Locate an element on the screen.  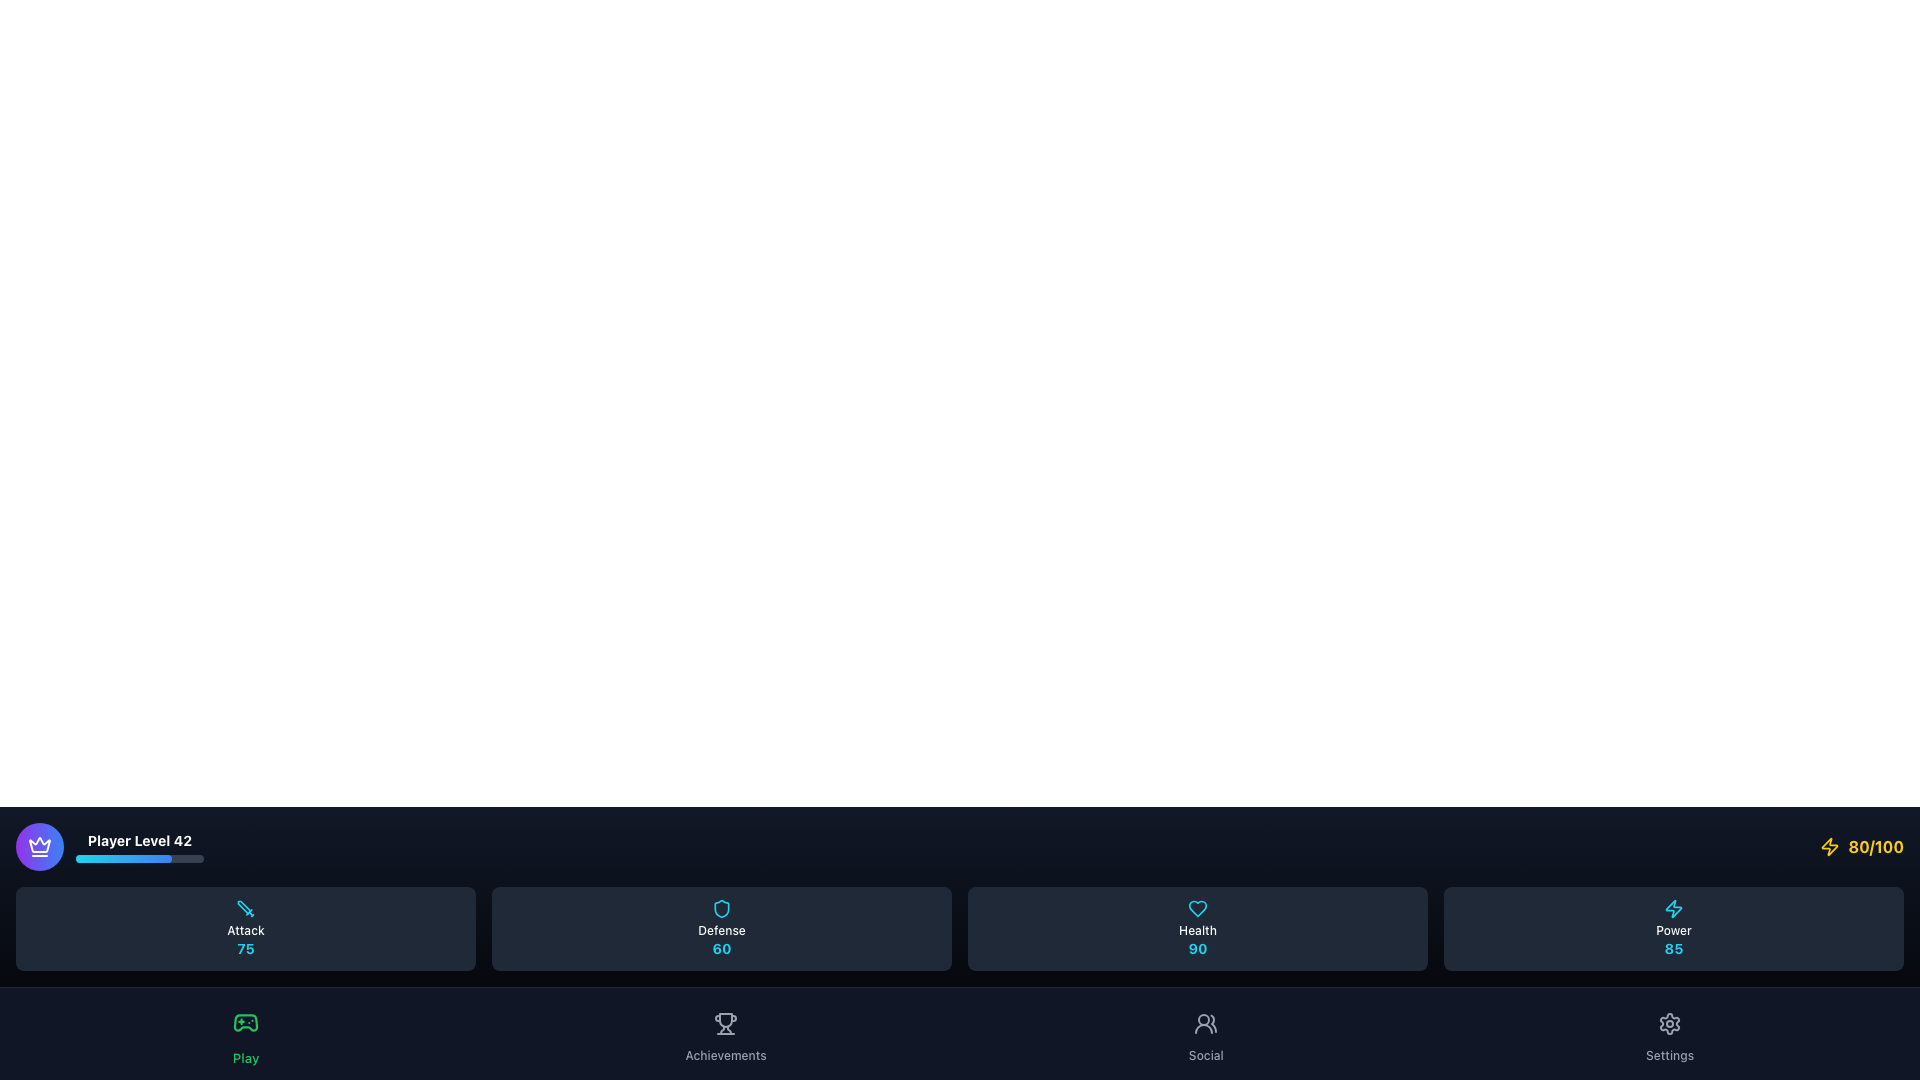
the energy icon and label at the bottom right of the interface is located at coordinates (1861, 847).